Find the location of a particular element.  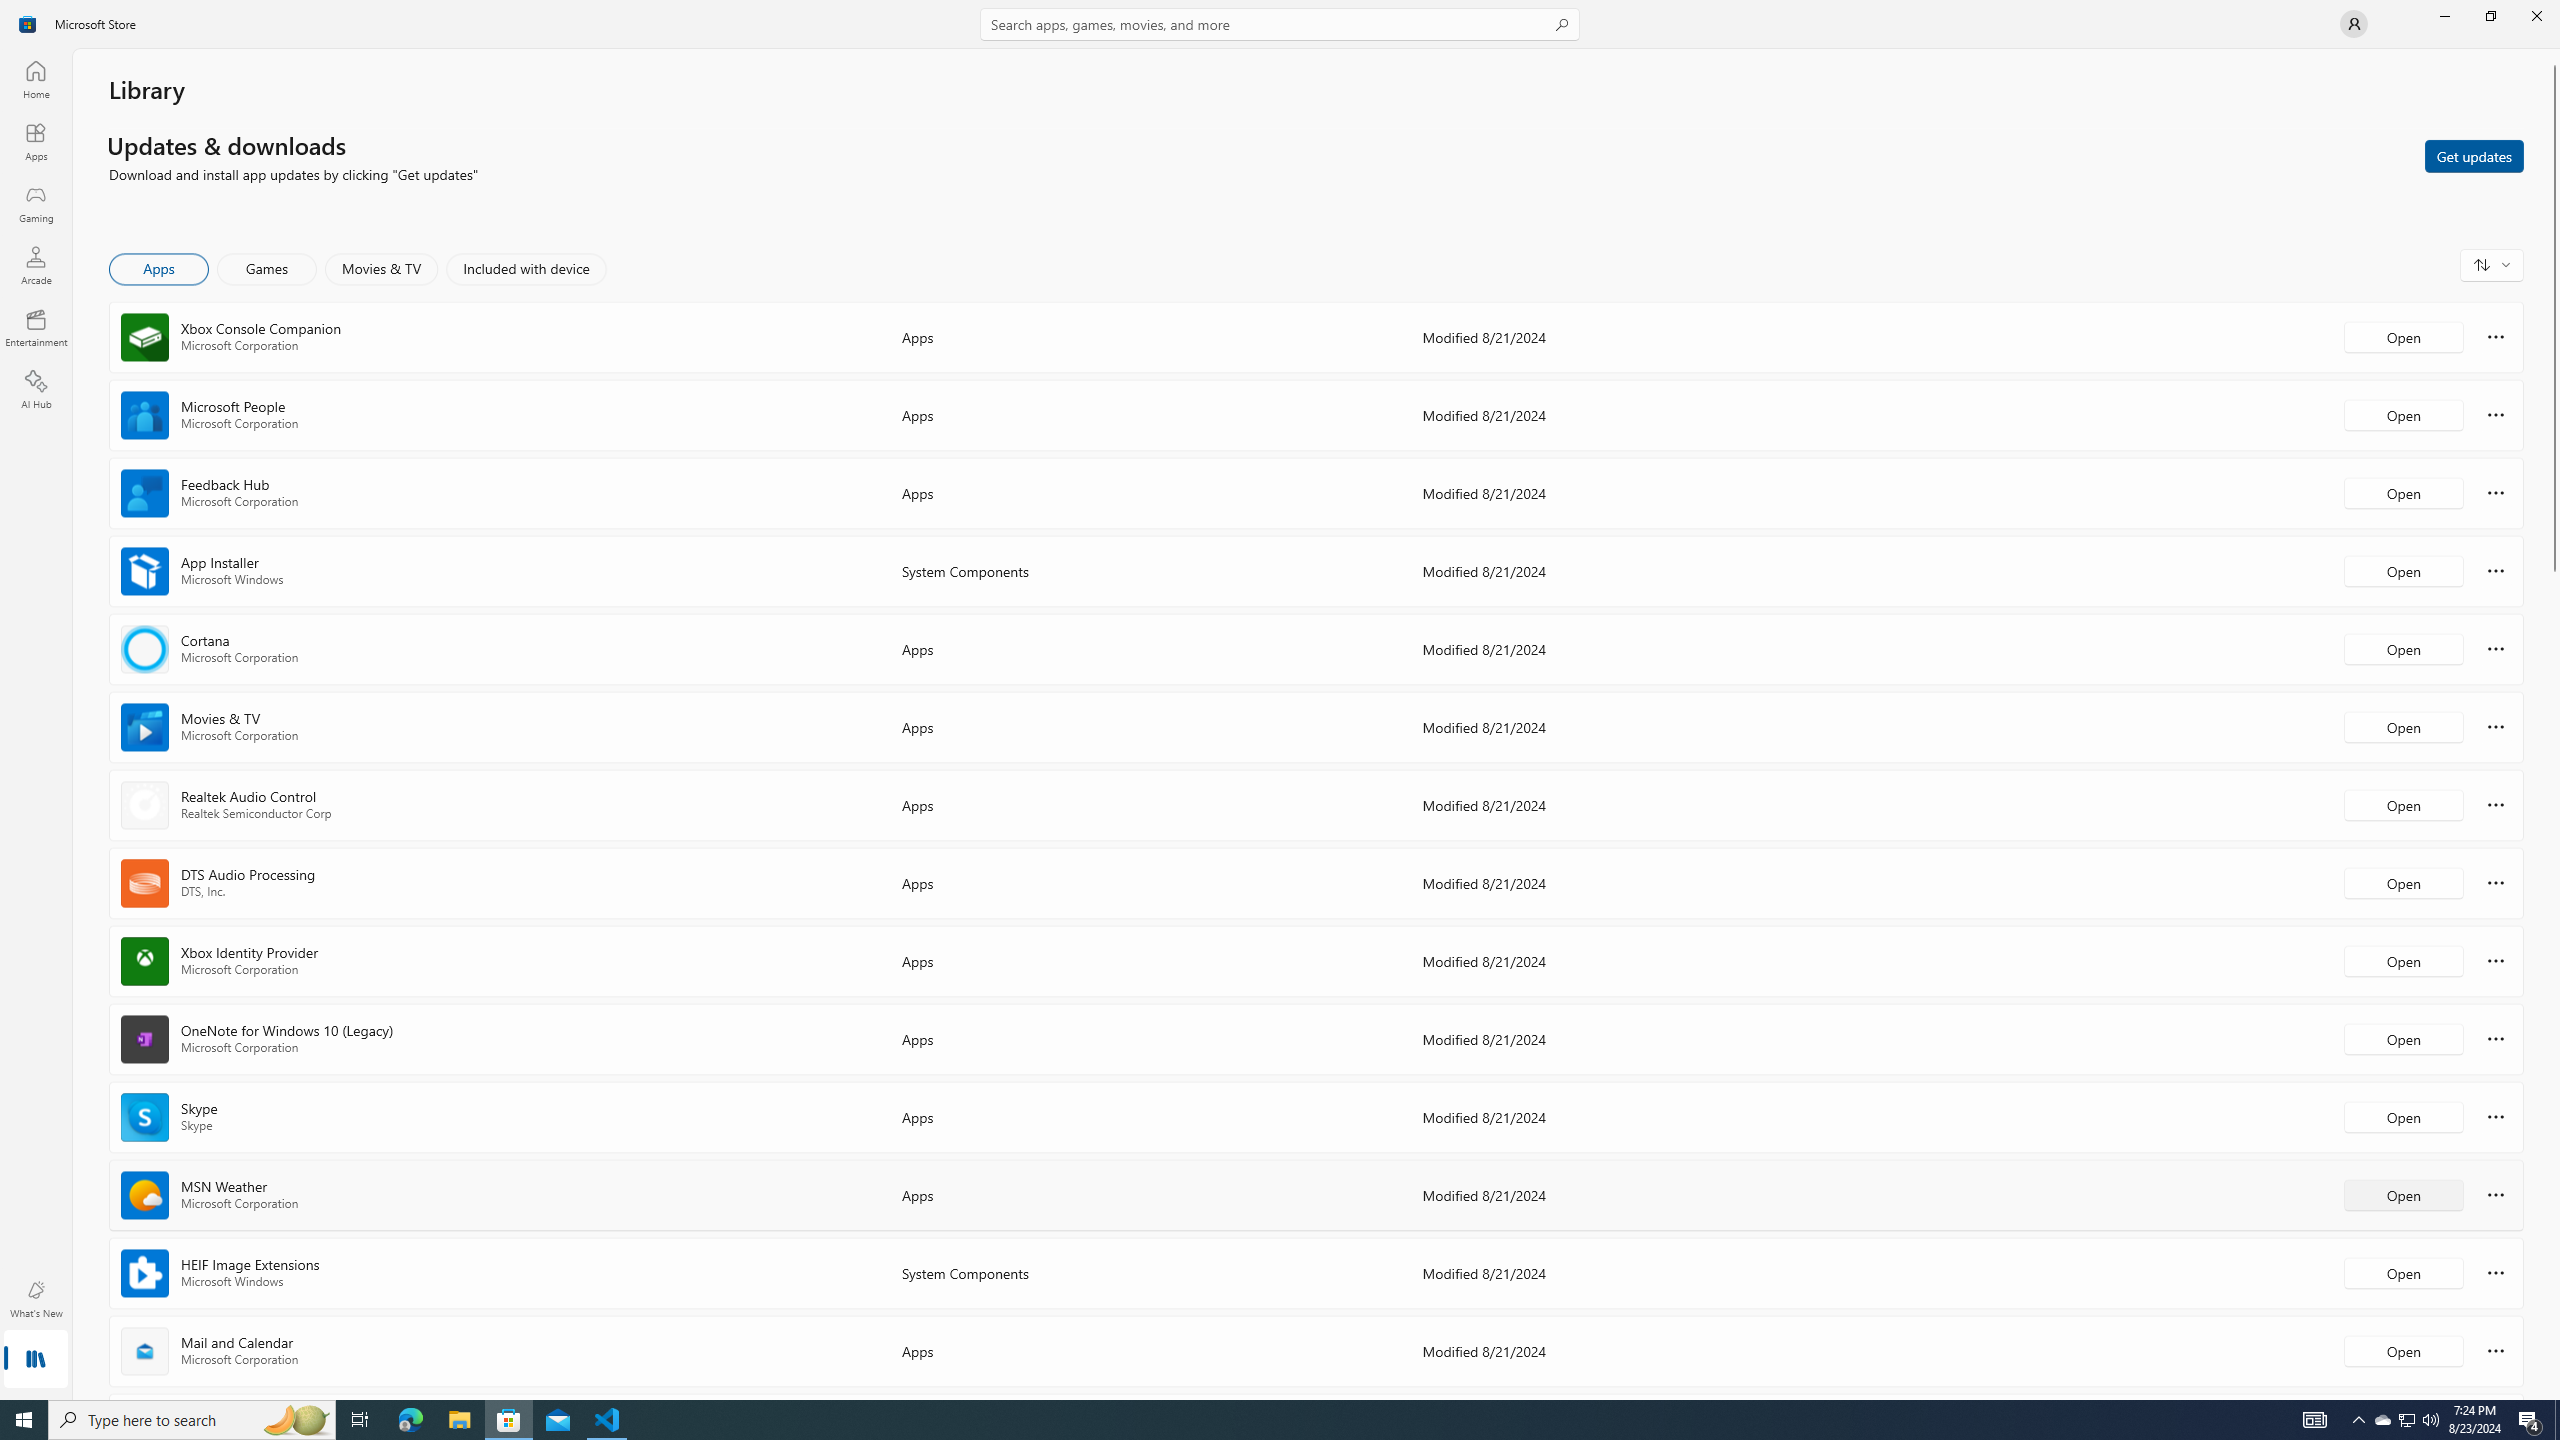

'Apps' is located at coordinates (34, 141).